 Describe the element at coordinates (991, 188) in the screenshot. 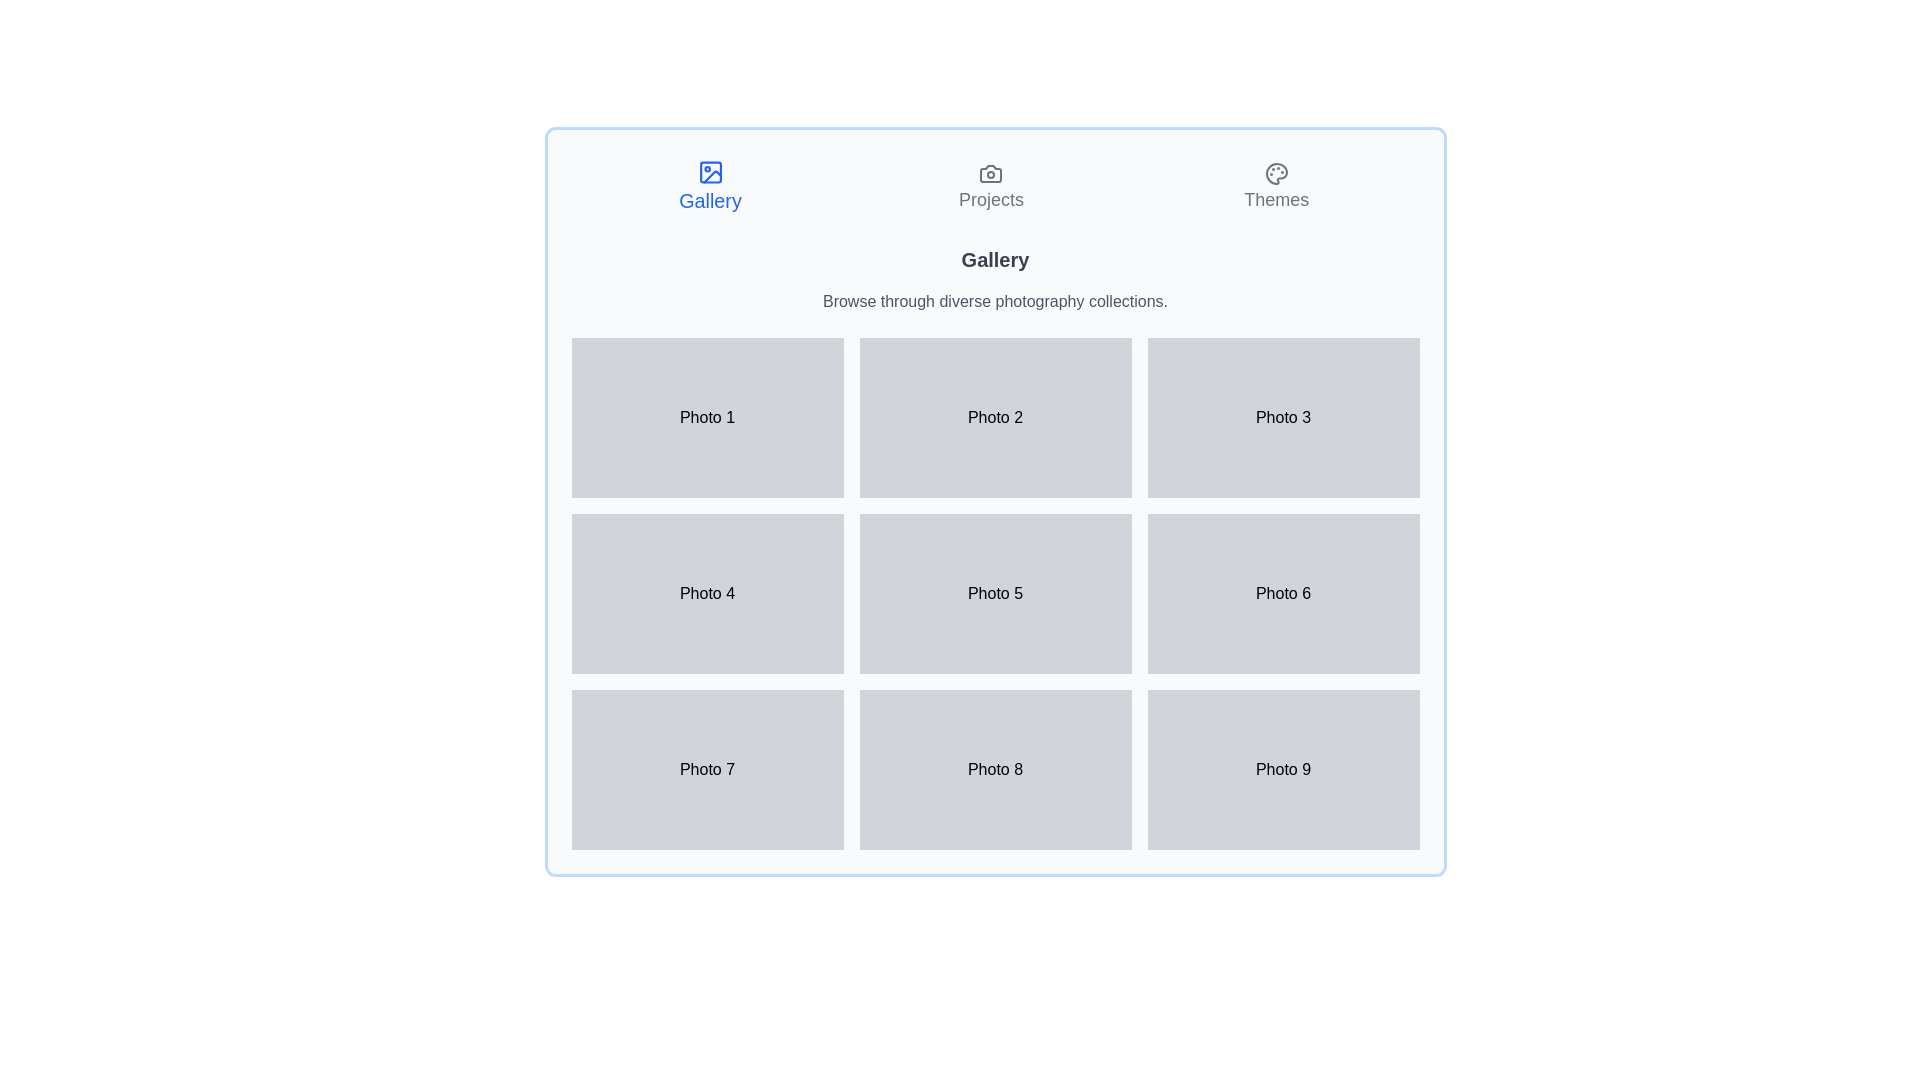

I see `the 'Projects' button, which is a rounded box styled button with a camera icon and gray text, located centrally between 'Gallery' and 'Themes'` at that location.